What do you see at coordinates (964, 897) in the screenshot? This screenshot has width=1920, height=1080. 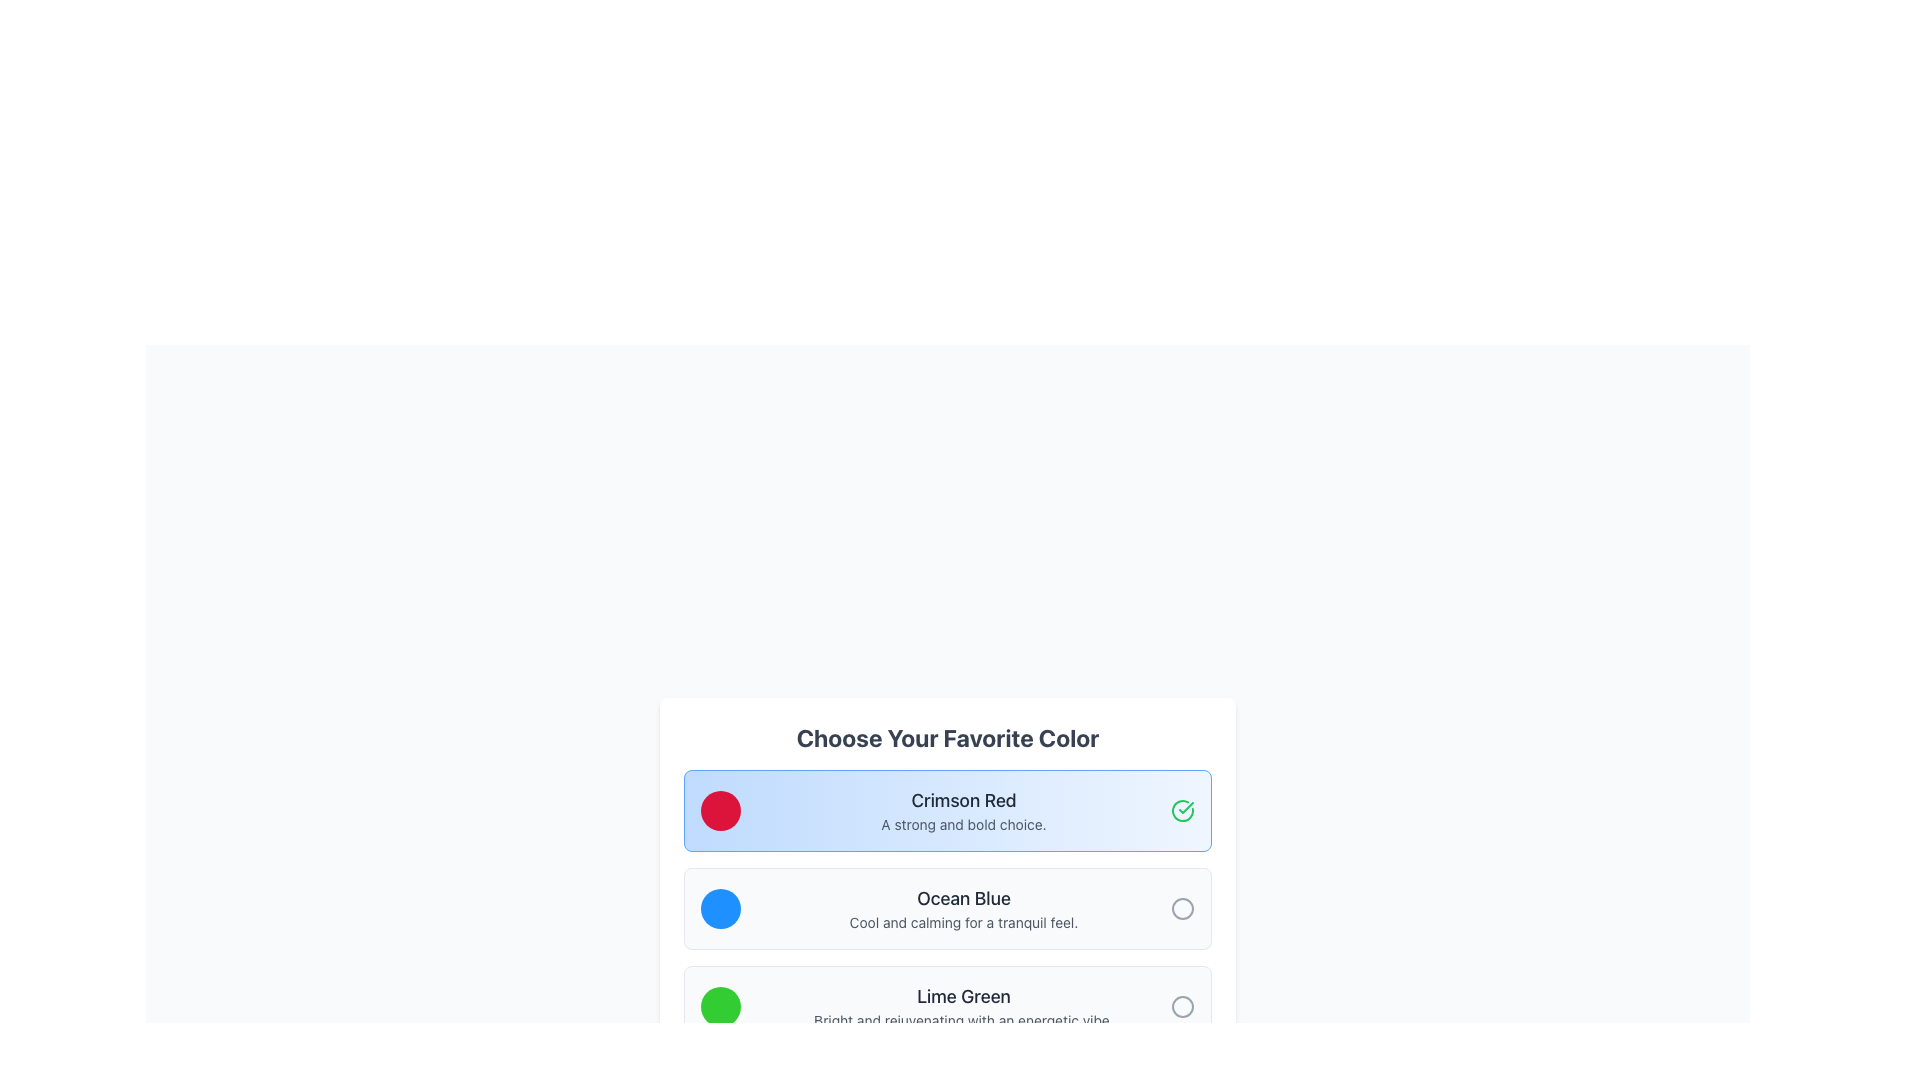 I see `the 'Ocean Blue' text label, which serves as a title for the color option in the list of colors` at bounding box center [964, 897].